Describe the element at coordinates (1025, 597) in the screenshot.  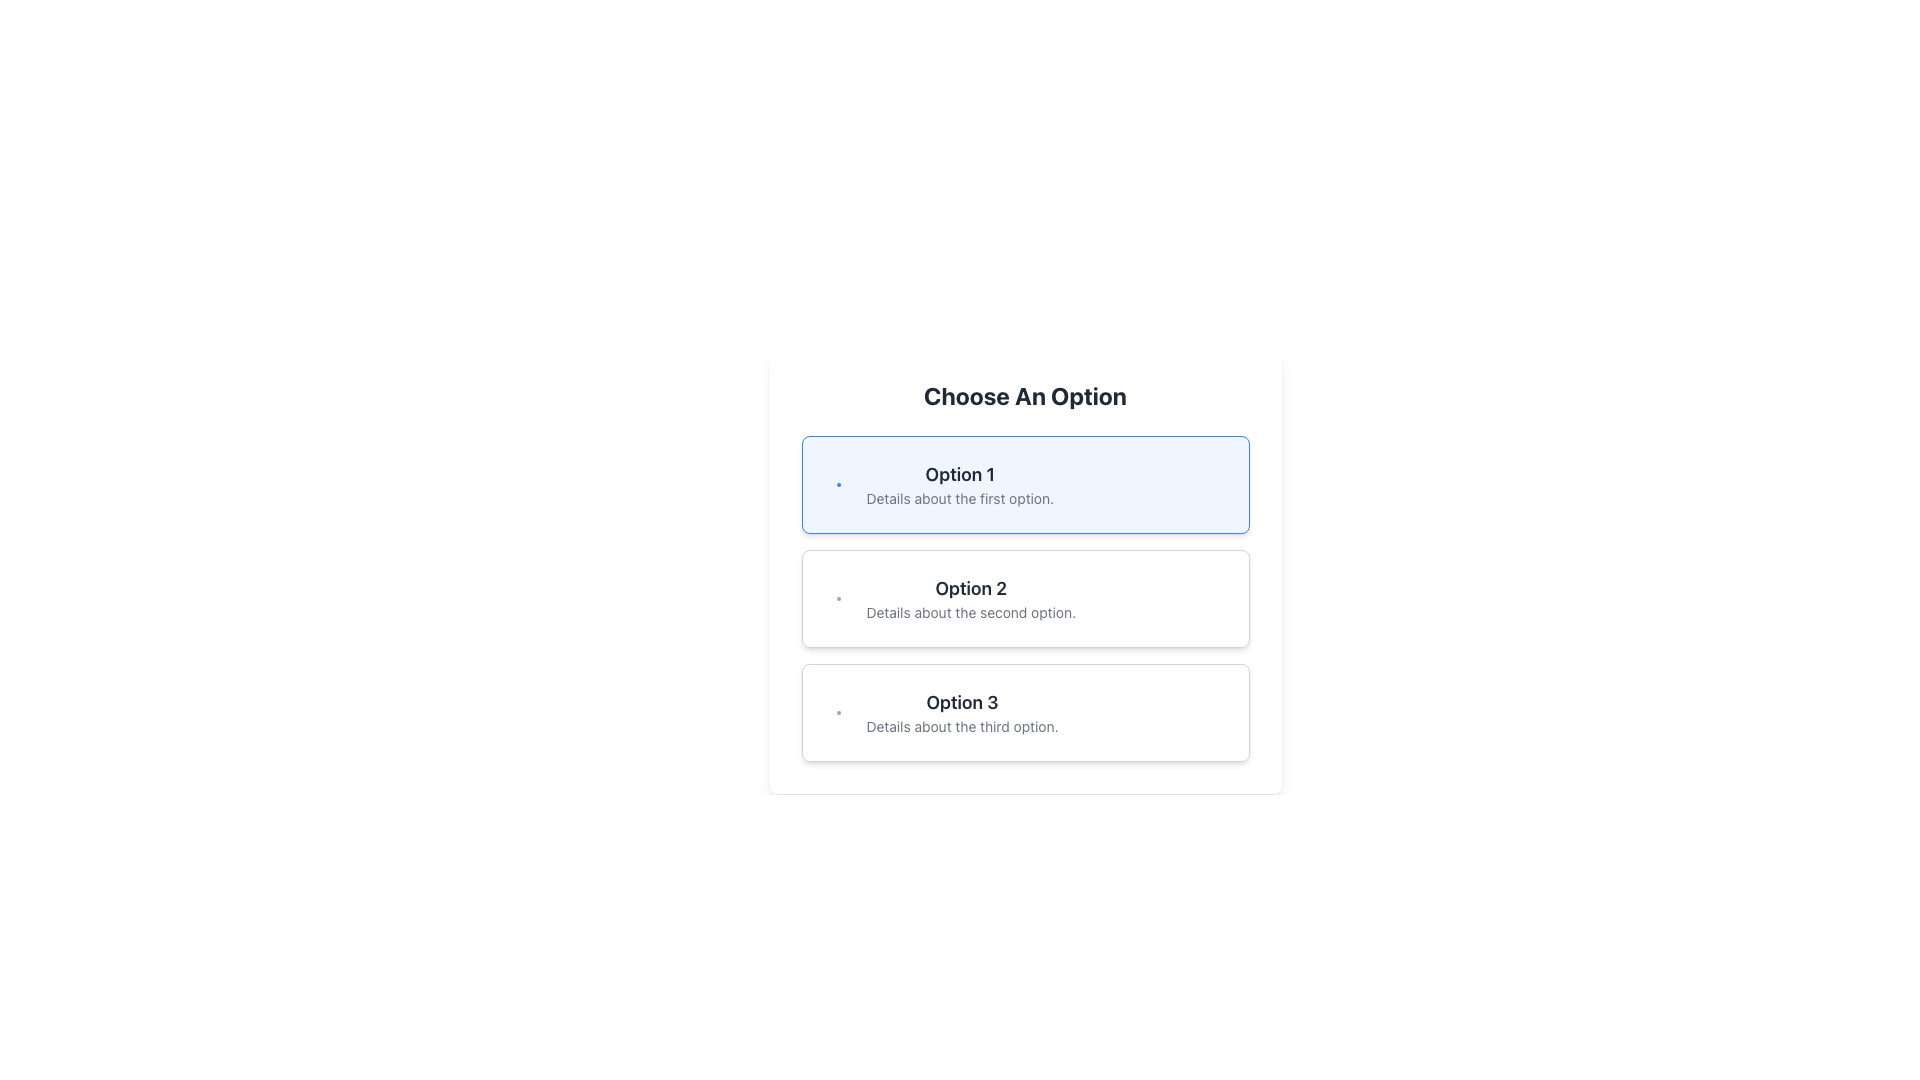
I see `the selectable option button located in the middle of three interactive options, directly underneath 'Option 1' and above 'Option 3'` at that location.